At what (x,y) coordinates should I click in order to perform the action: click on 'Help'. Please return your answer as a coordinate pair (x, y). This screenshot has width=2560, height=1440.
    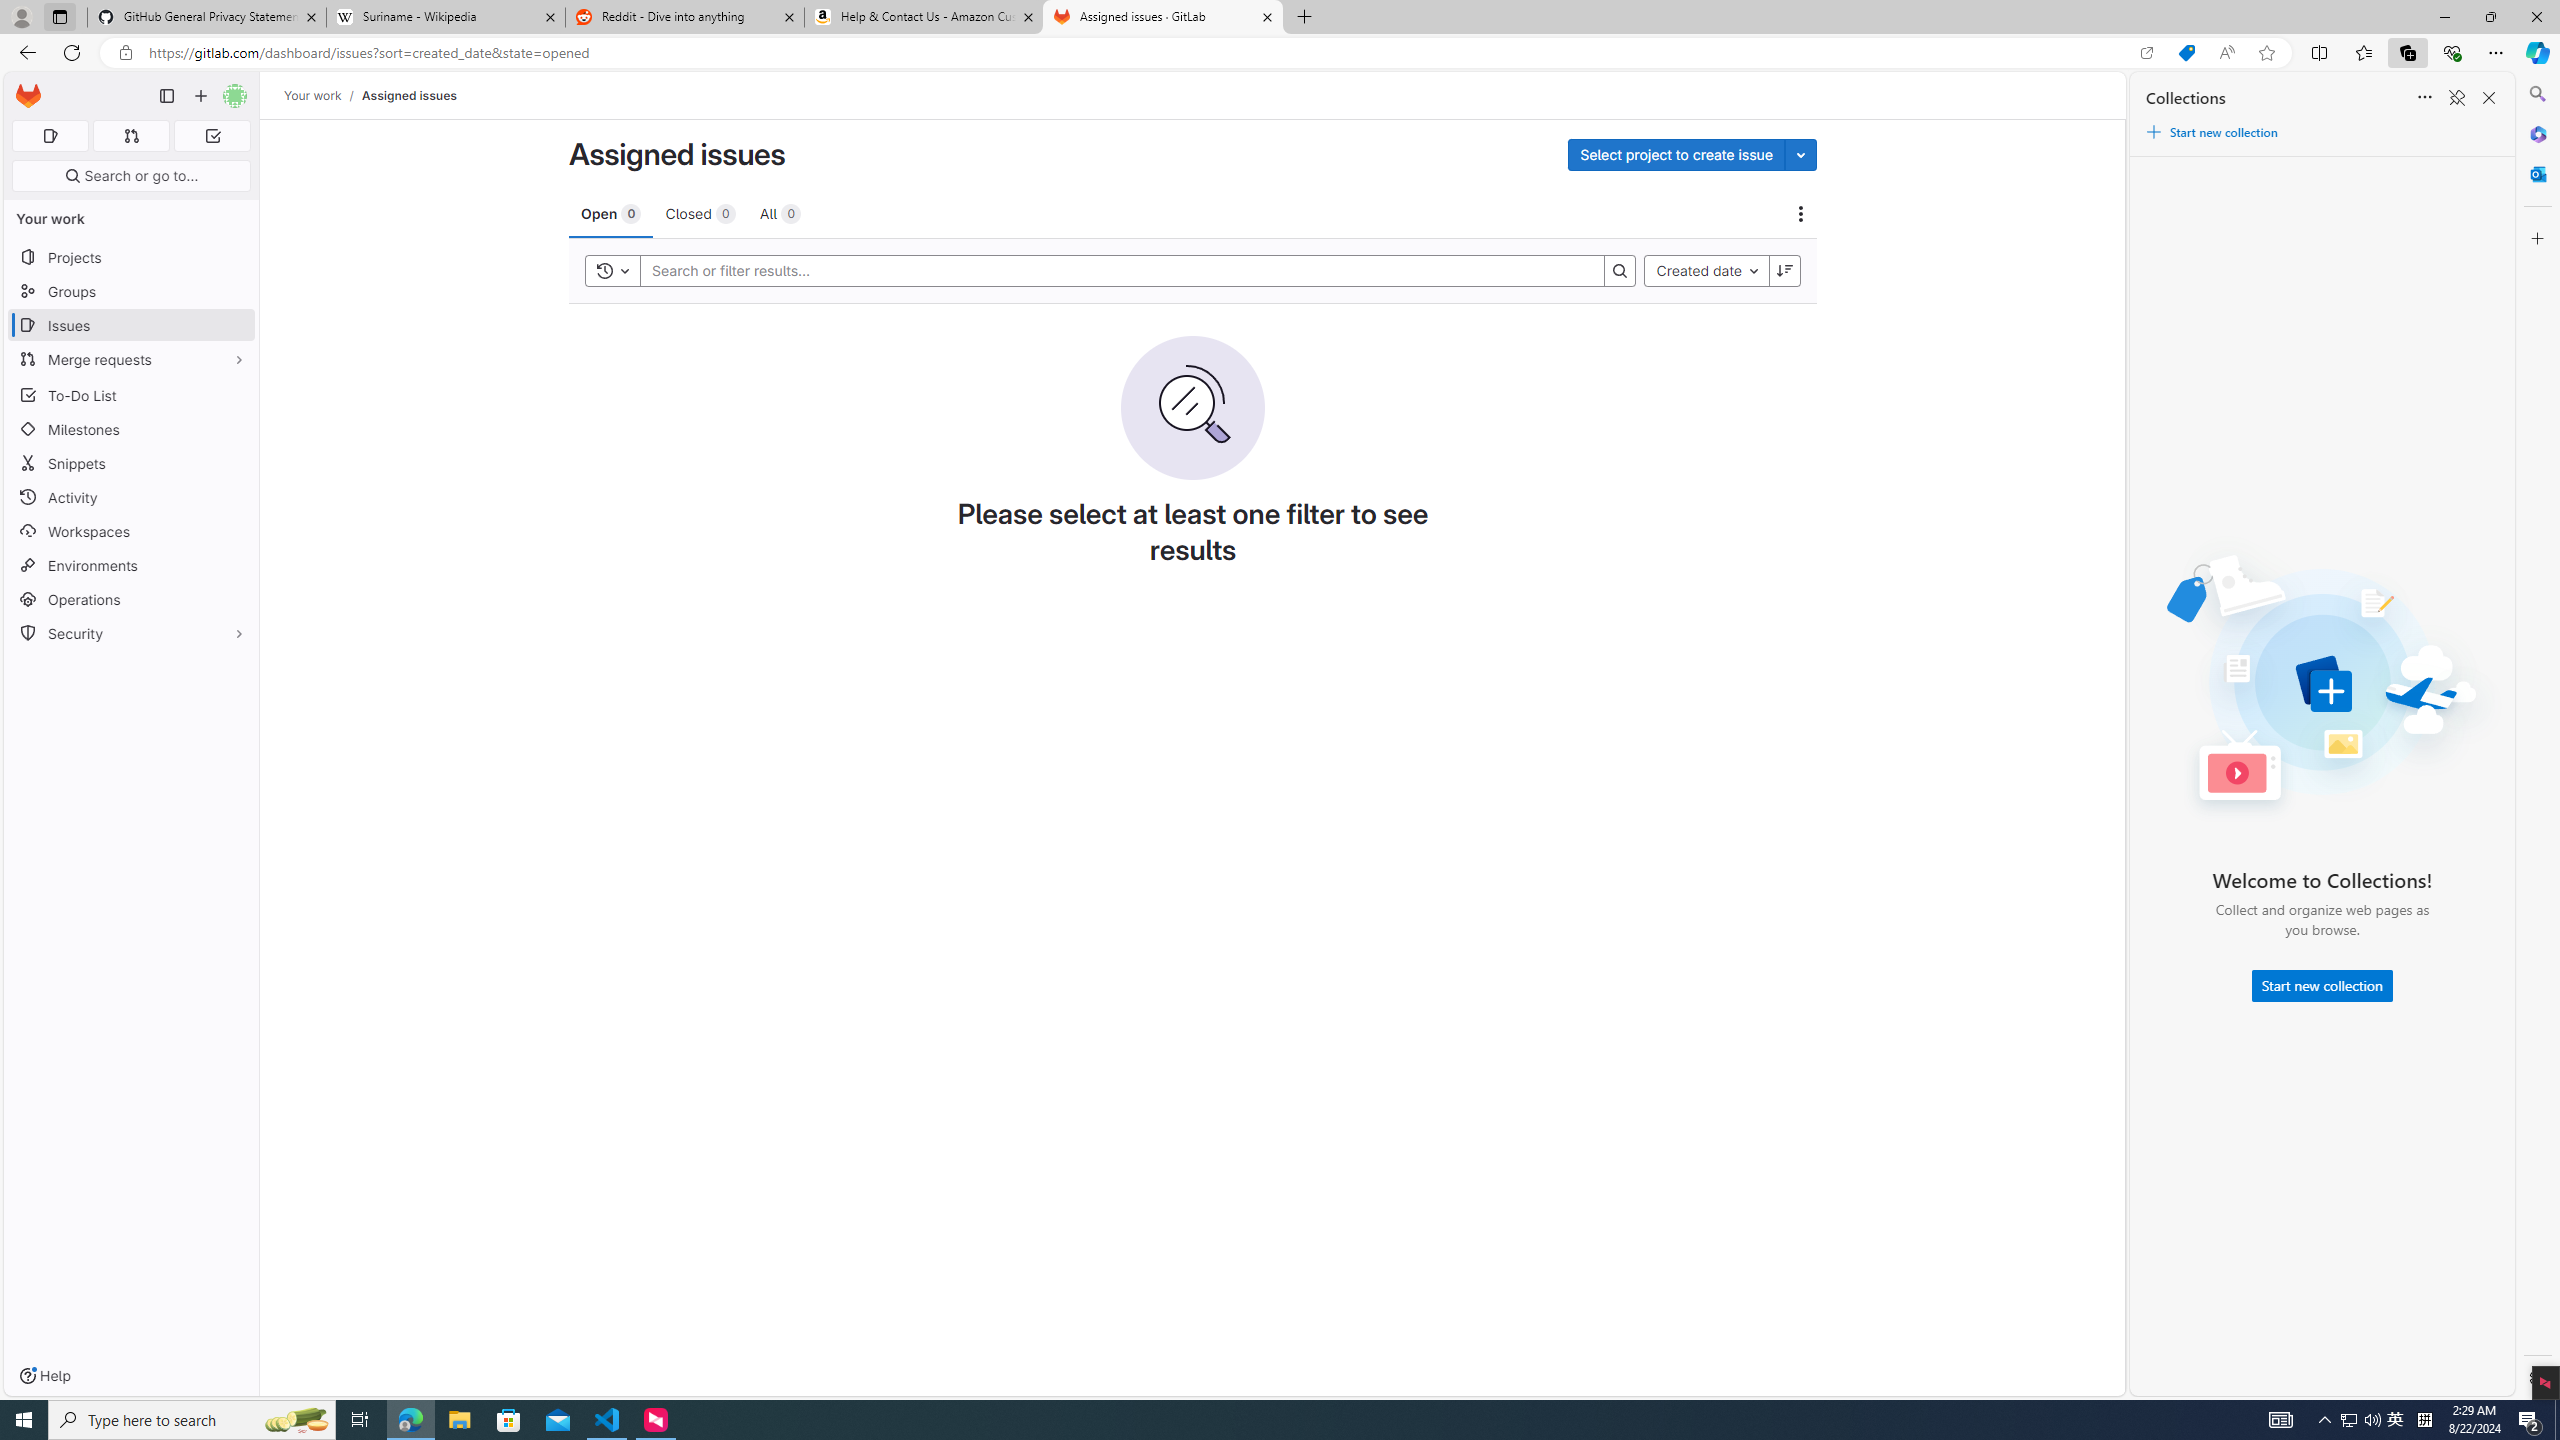
    Looking at the image, I should click on (44, 1374).